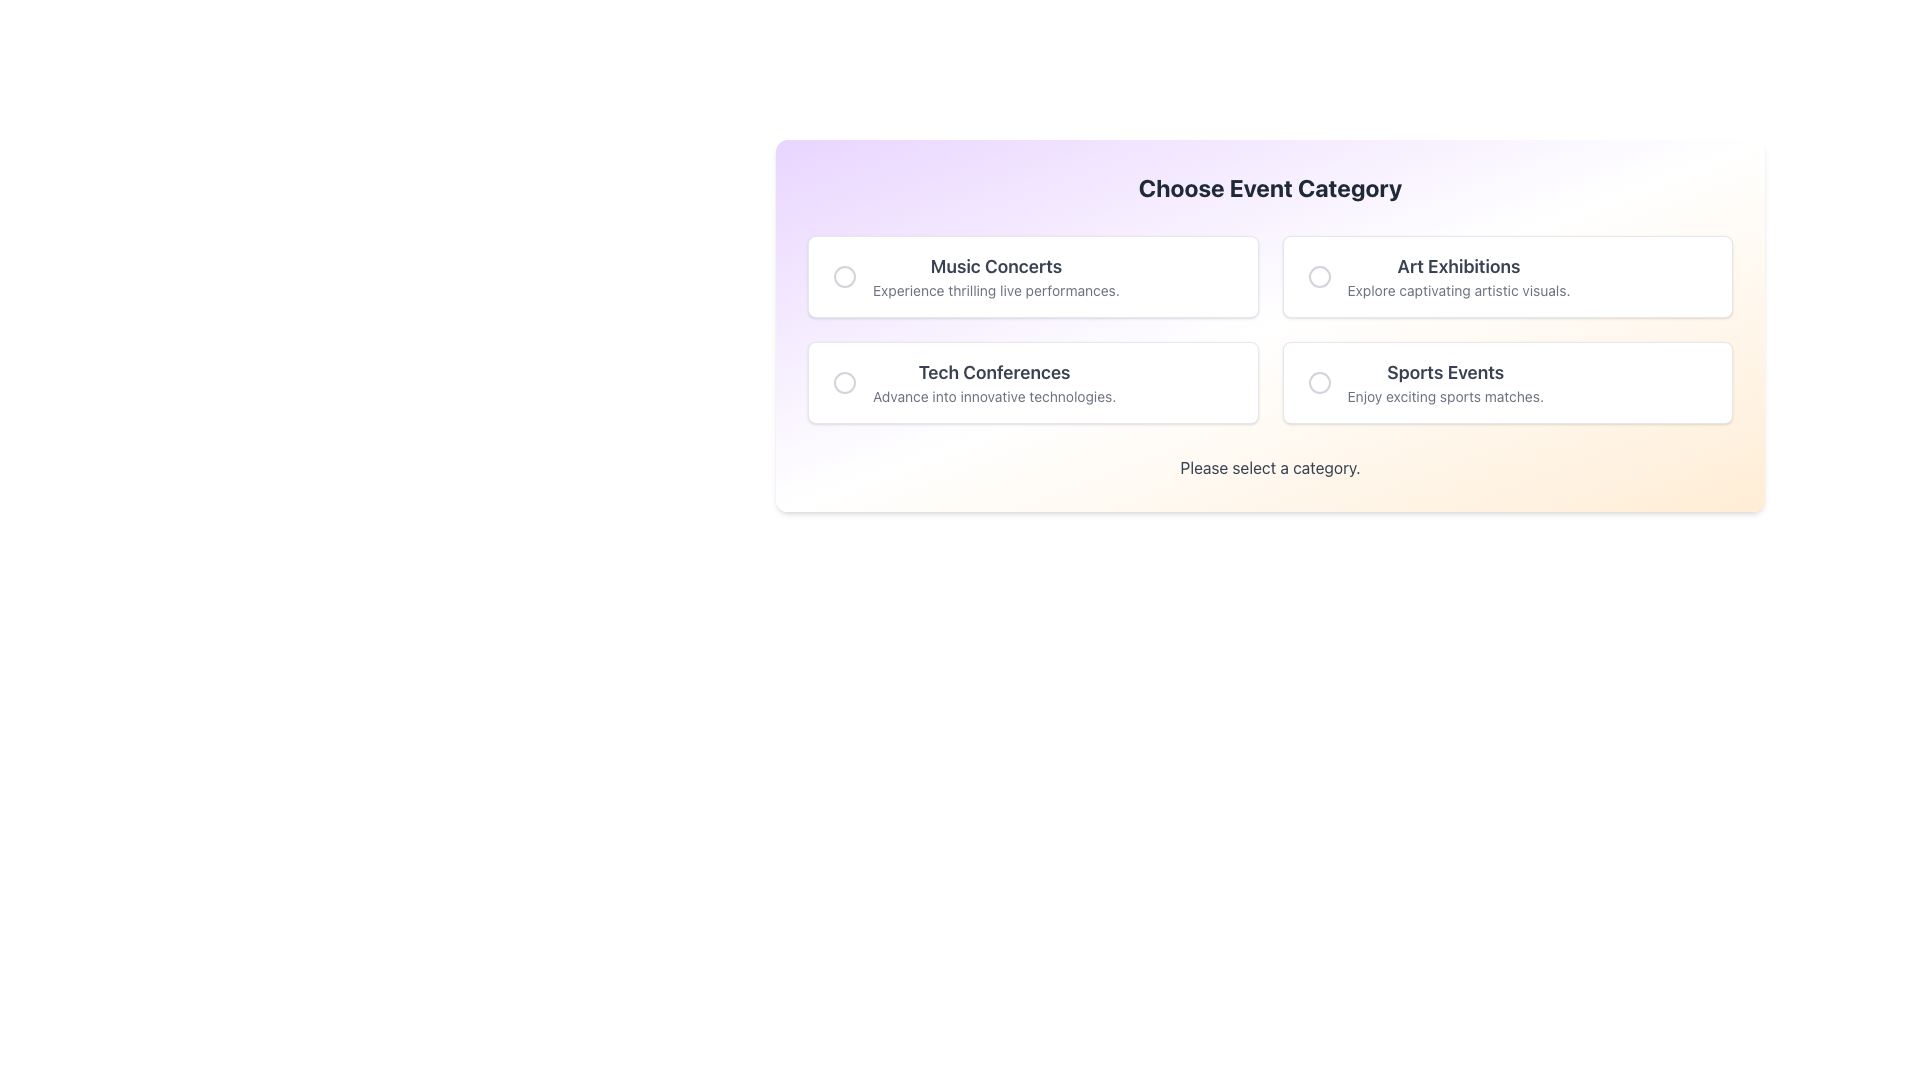  I want to click on the 'Art Exhibitions' radio button and its associated text label, so click(1507, 277).